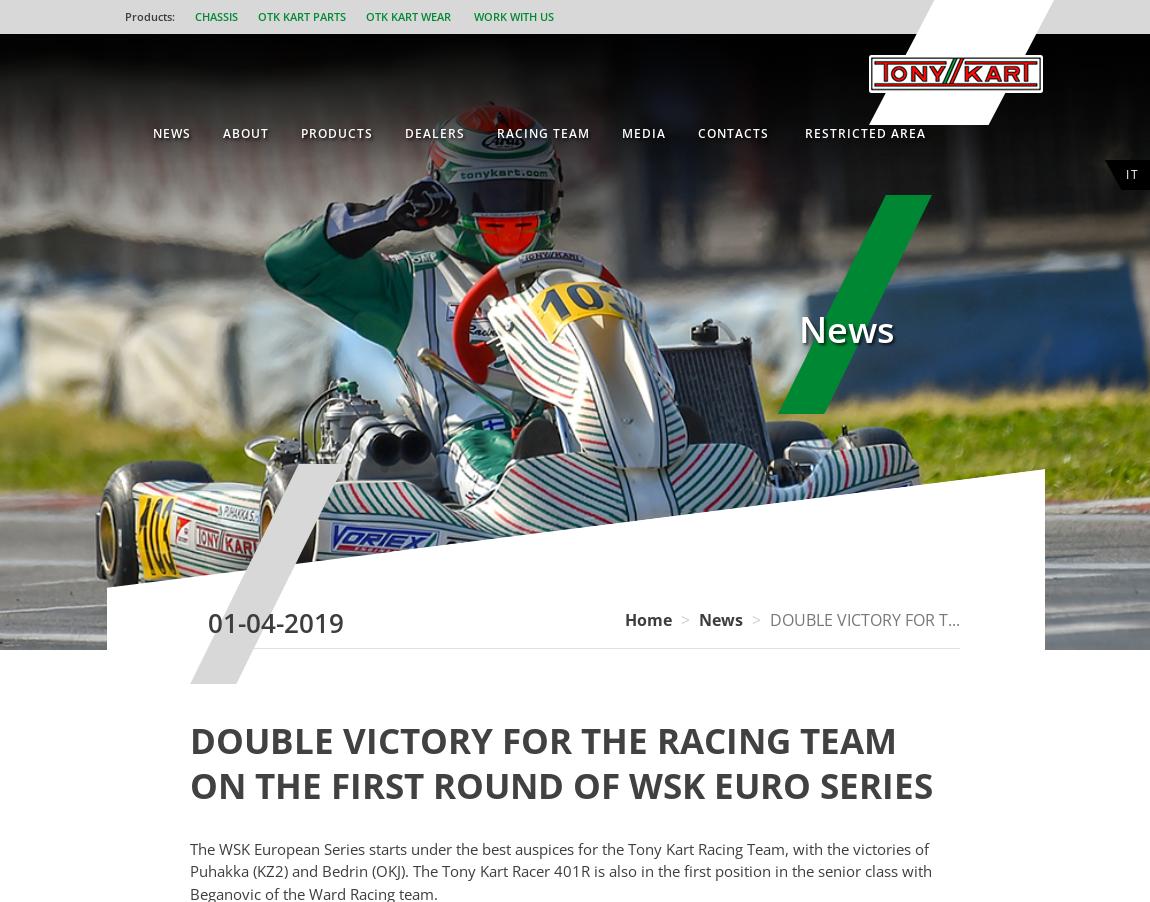 The image size is (1150, 902). Describe the element at coordinates (221, 133) in the screenshot. I see `'About'` at that location.